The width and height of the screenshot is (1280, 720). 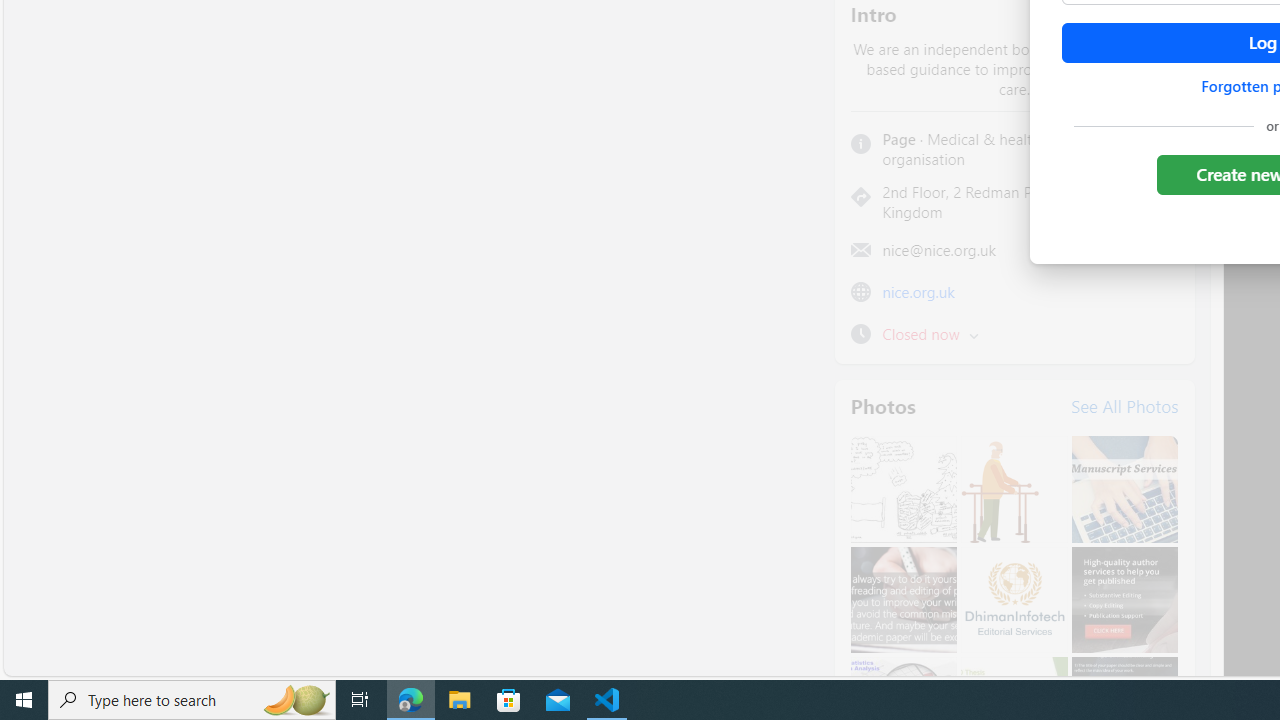 What do you see at coordinates (606, 698) in the screenshot?
I see `'Visual Studio Code - 1 running window'` at bounding box center [606, 698].